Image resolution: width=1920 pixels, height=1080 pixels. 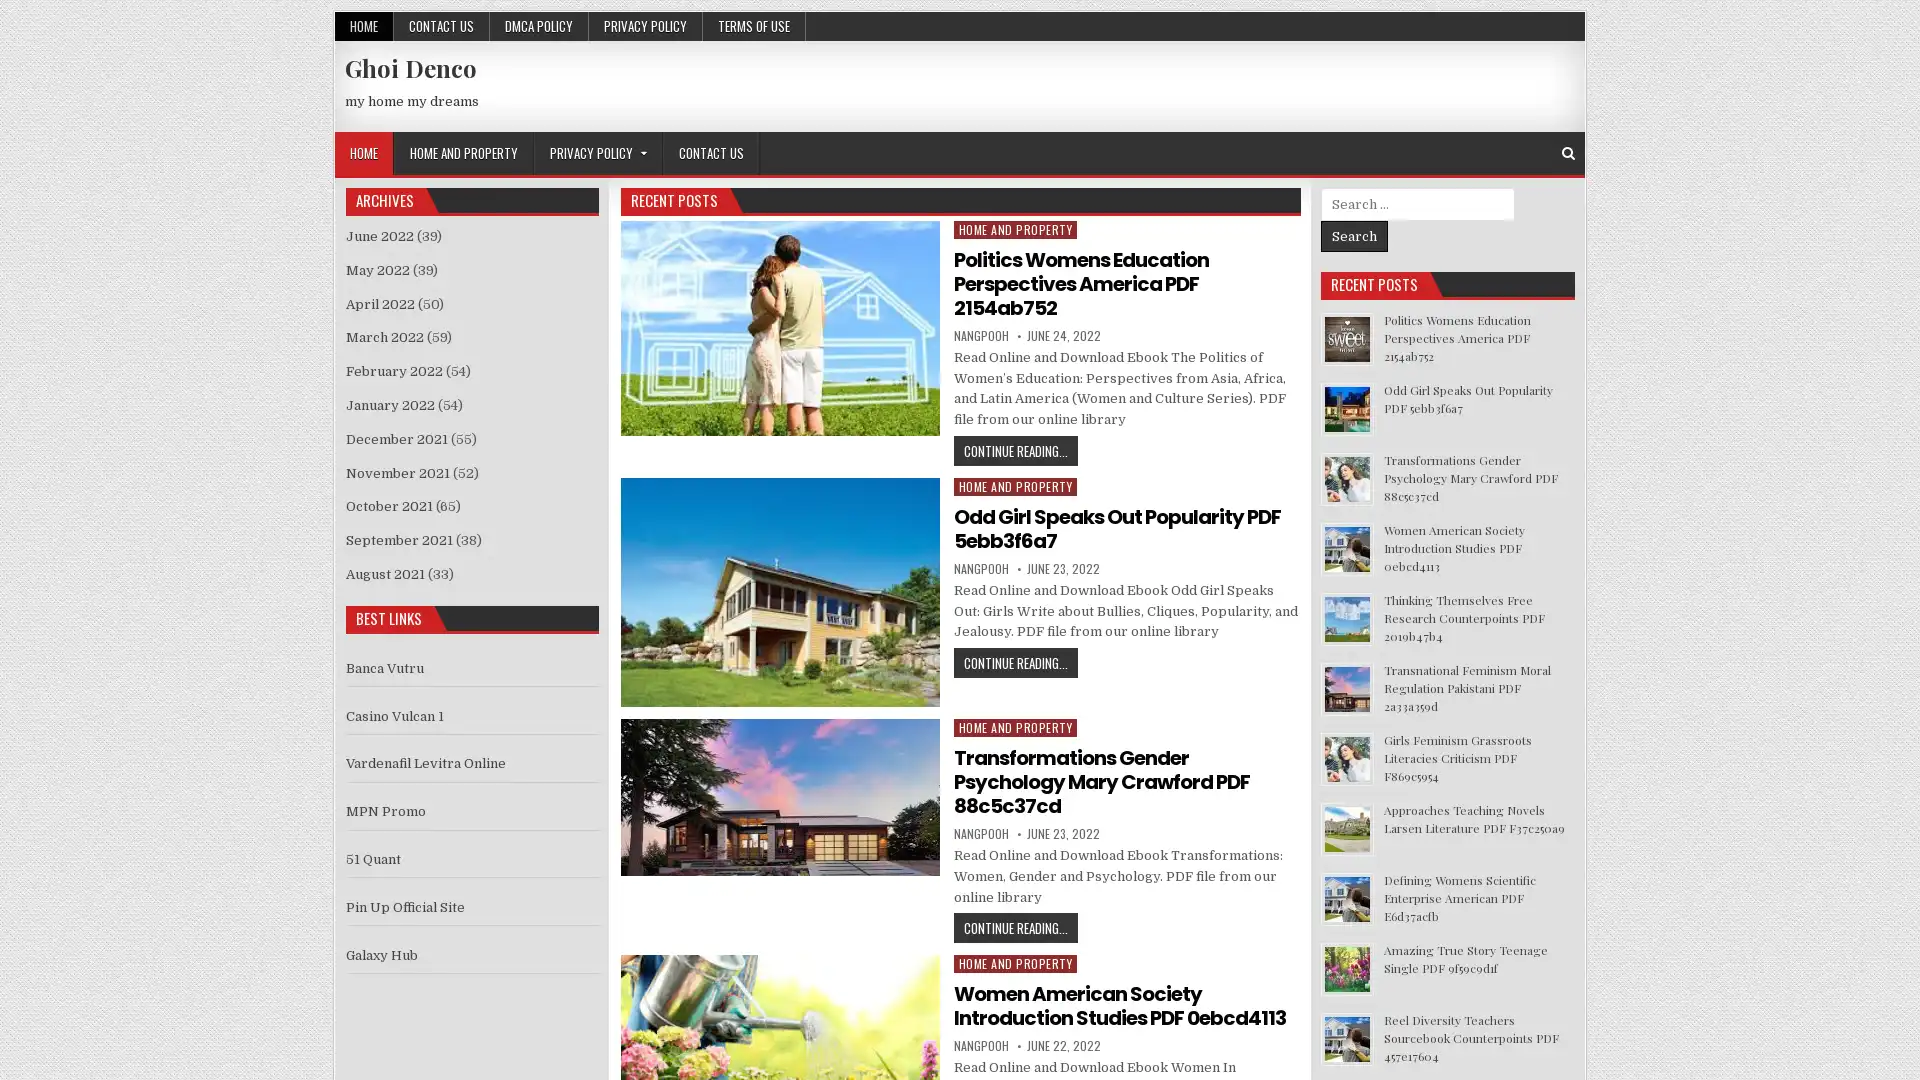 I want to click on Search, so click(x=1354, y=235).